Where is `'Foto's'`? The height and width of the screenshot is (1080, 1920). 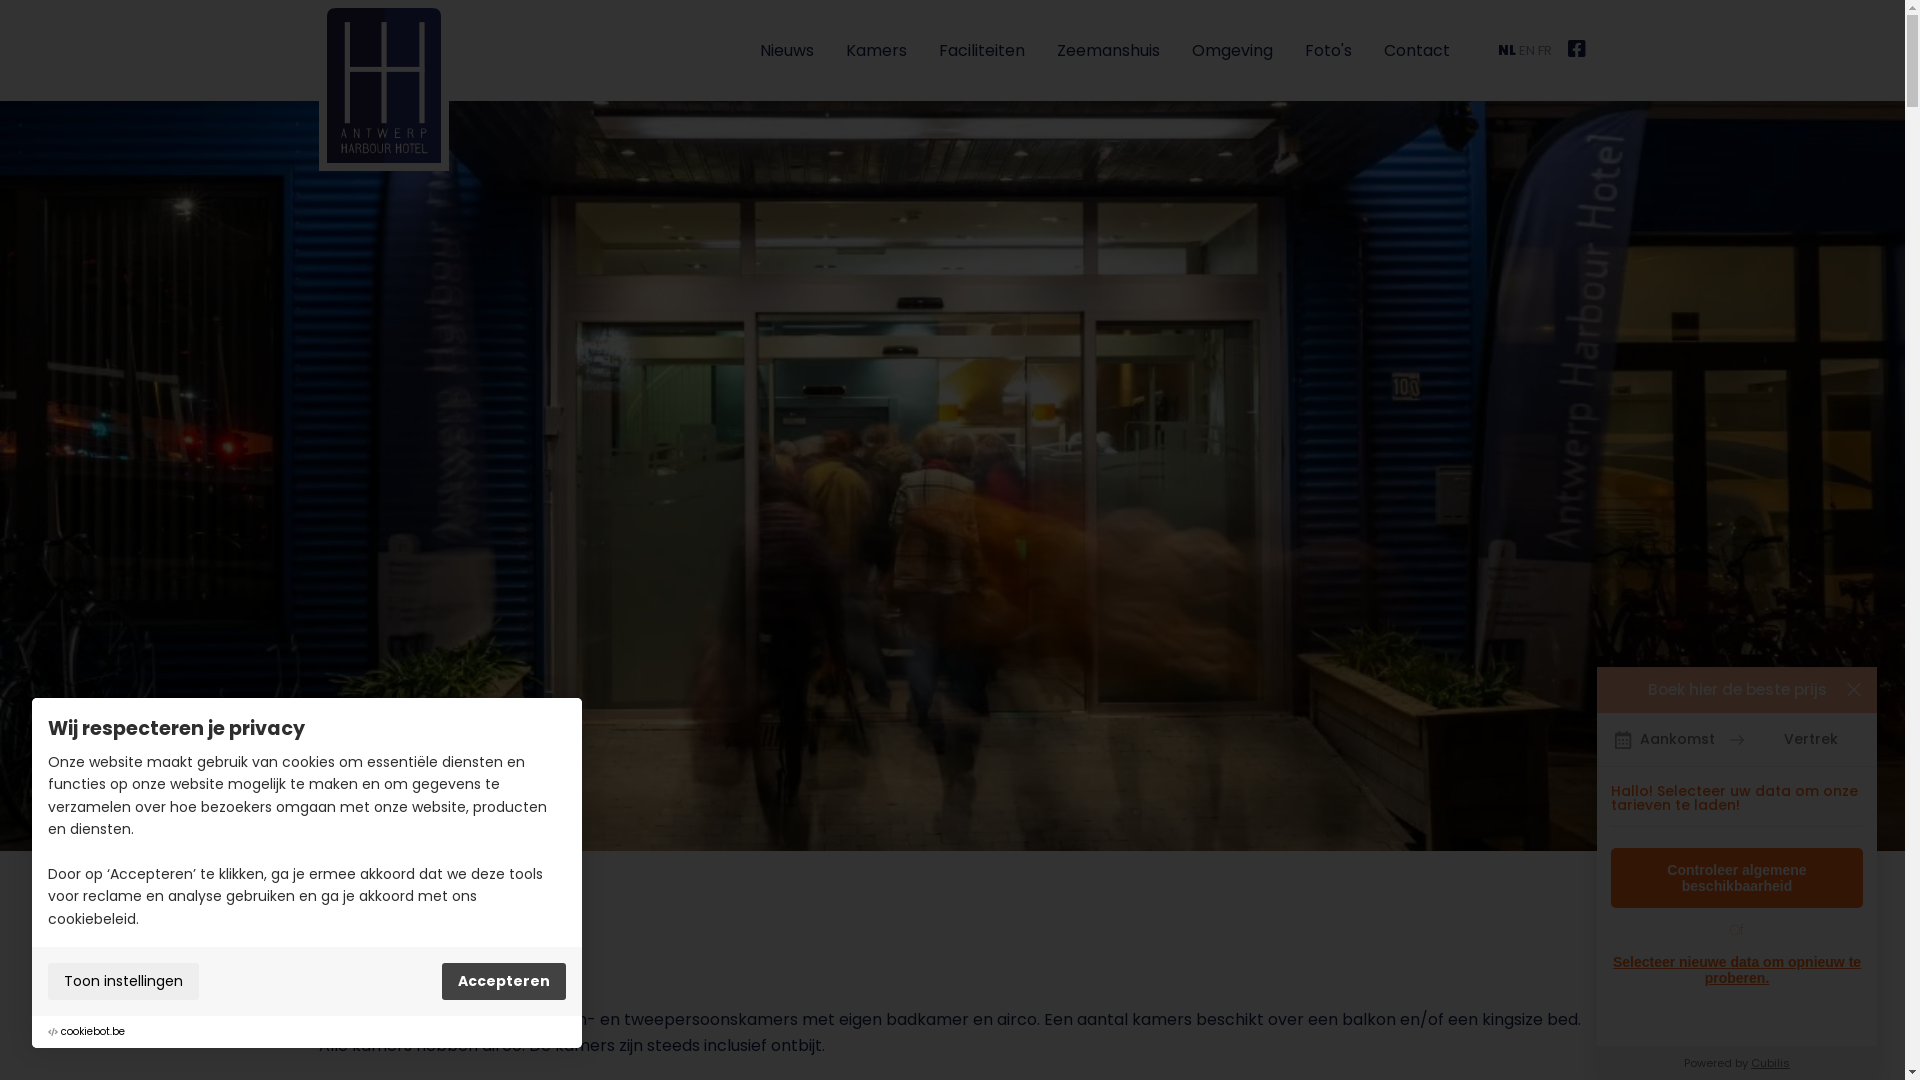
'Foto's' is located at coordinates (1305, 49).